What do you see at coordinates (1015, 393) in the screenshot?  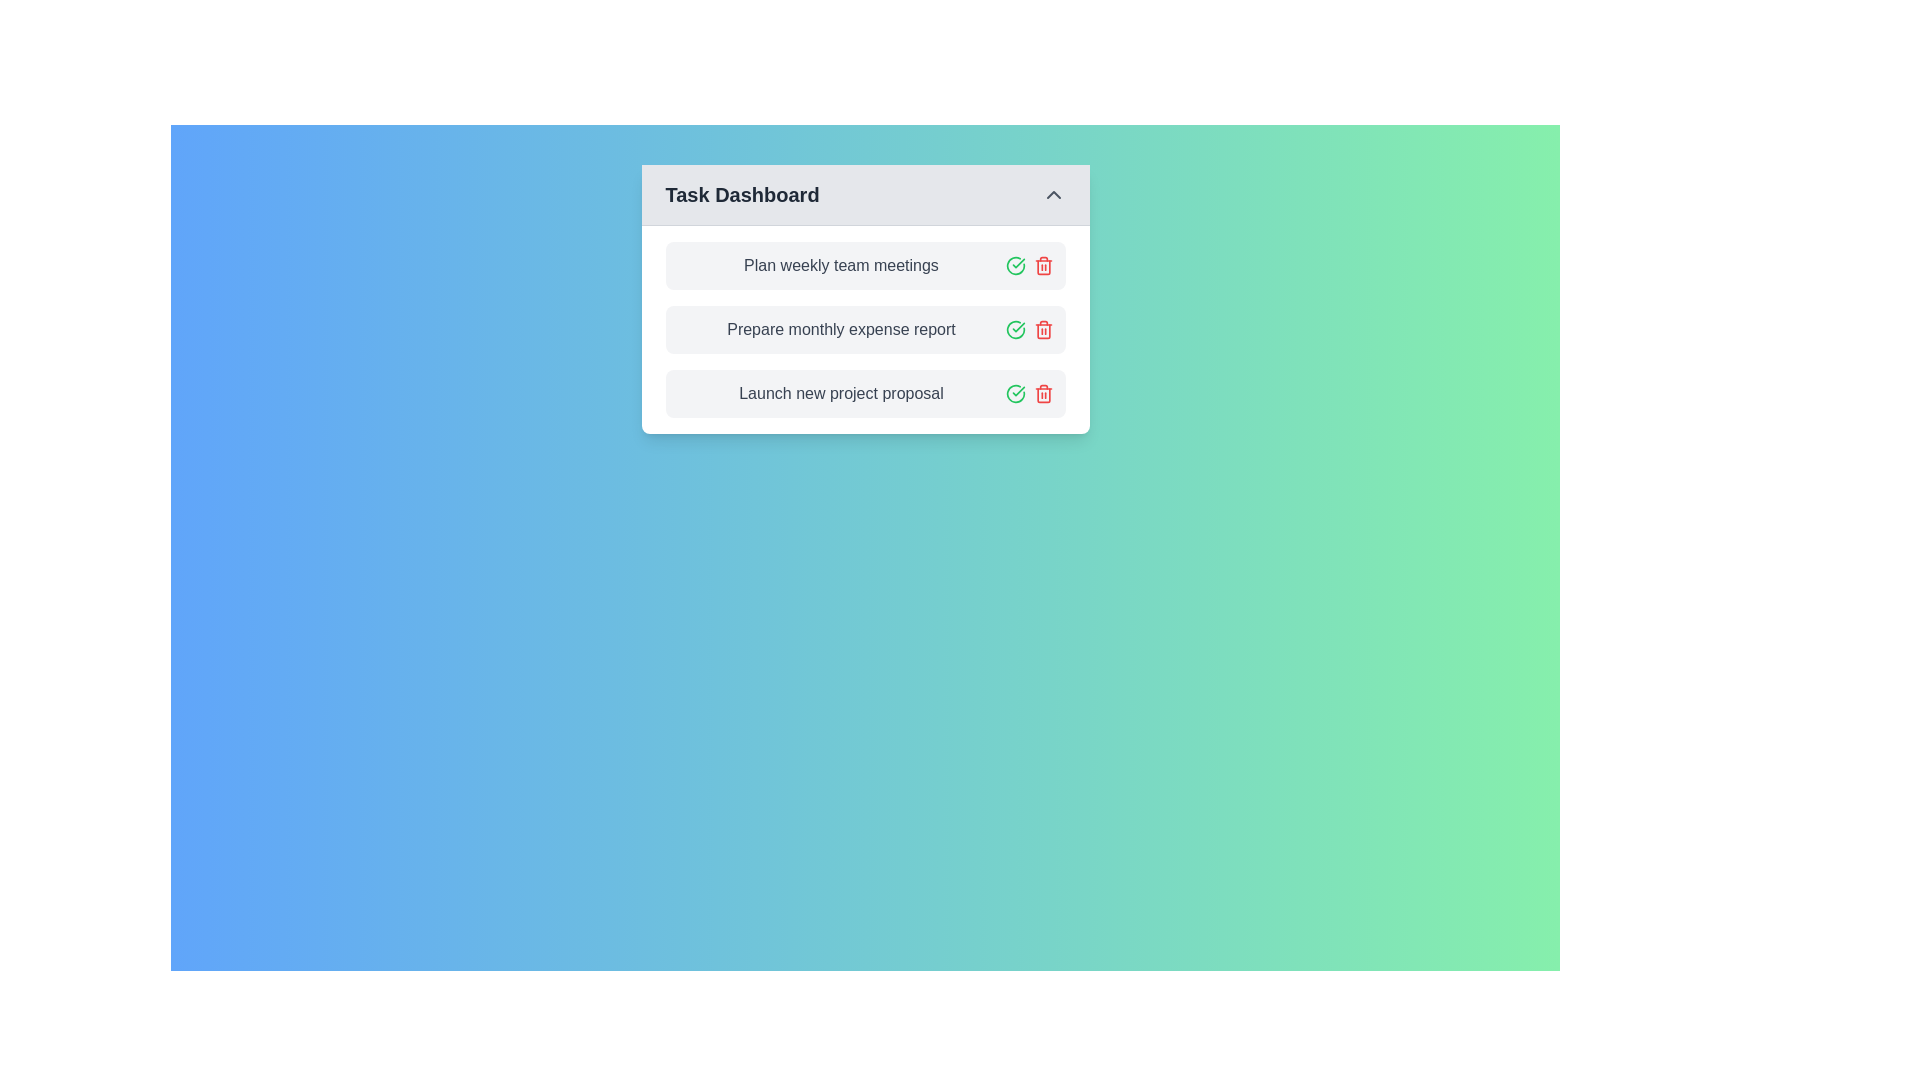 I see `the green circular icon with a checkmark beside the task labeled 'Launch new project proposal' to confirm the task` at bounding box center [1015, 393].